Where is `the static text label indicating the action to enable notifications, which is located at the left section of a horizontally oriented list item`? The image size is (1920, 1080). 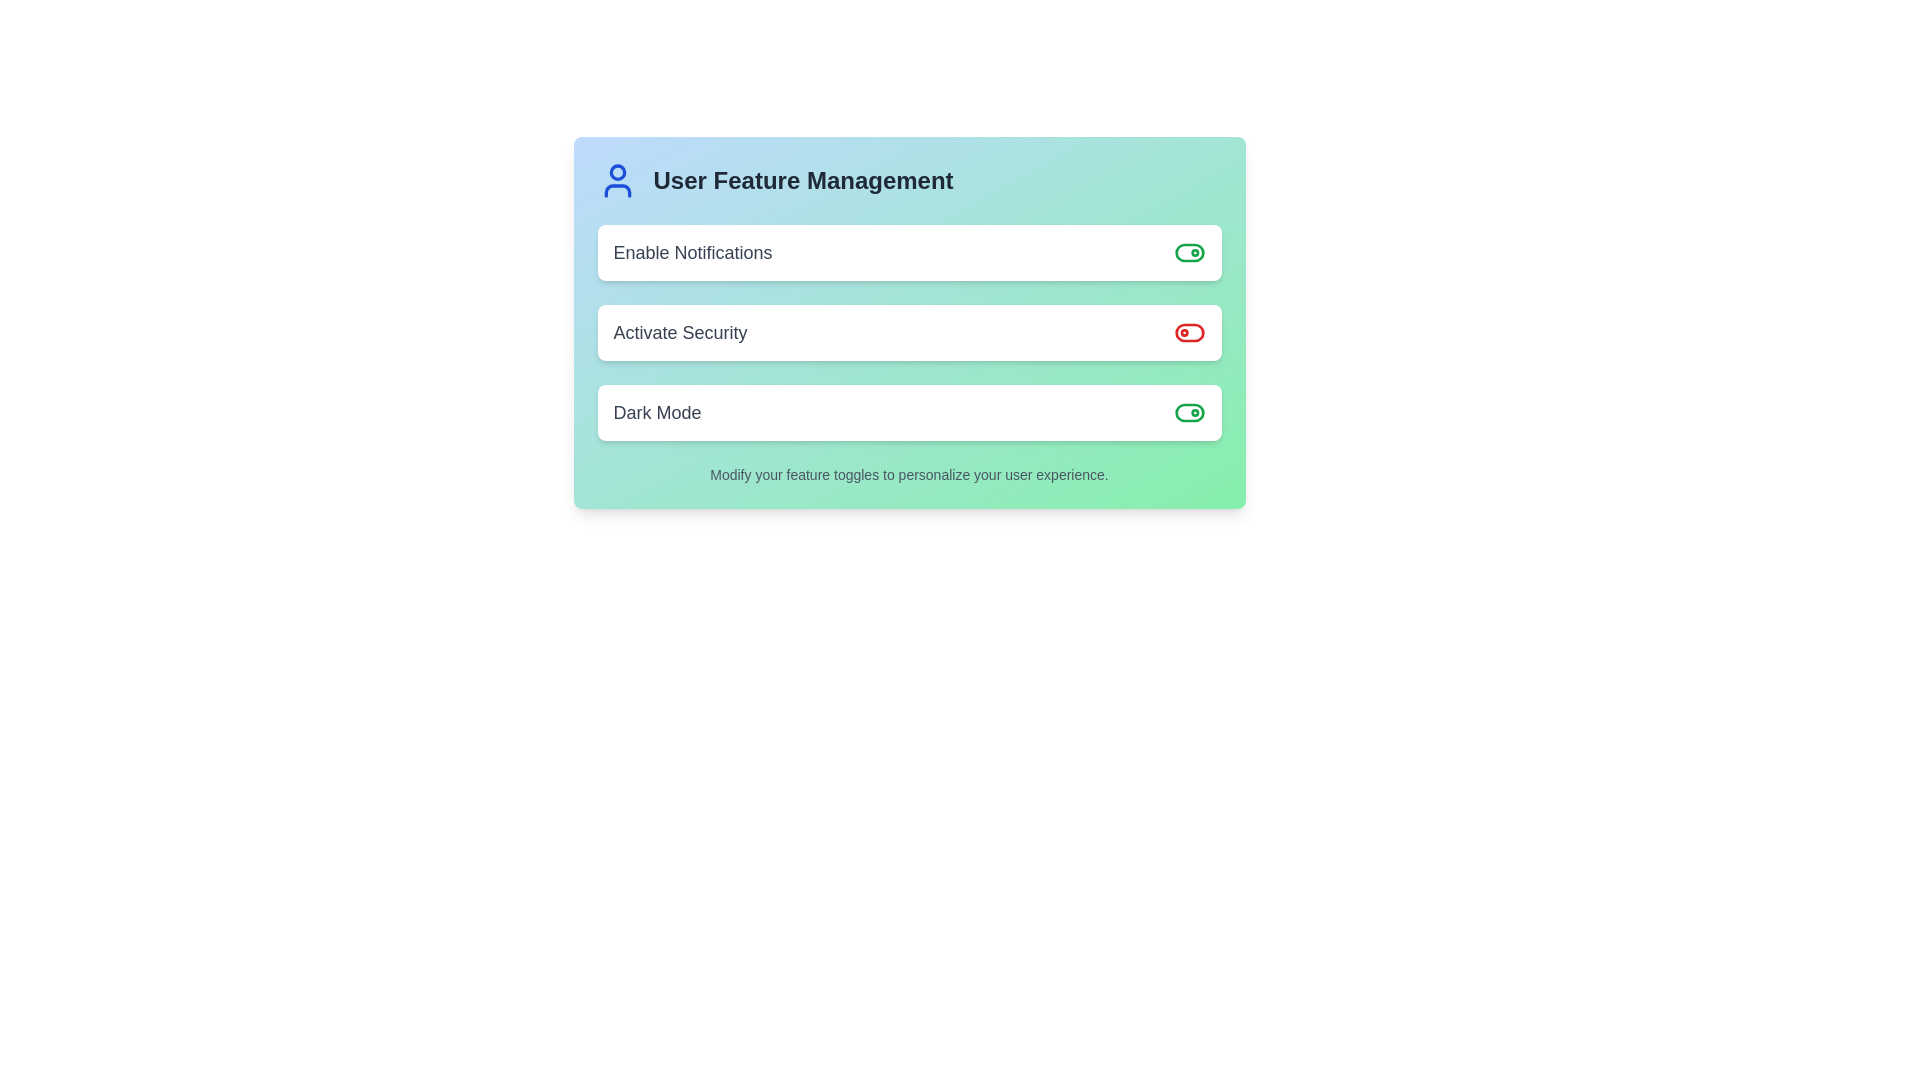
the static text label indicating the action to enable notifications, which is located at the left section of a horizontally oriented list item is located at coordinates (693, 252).